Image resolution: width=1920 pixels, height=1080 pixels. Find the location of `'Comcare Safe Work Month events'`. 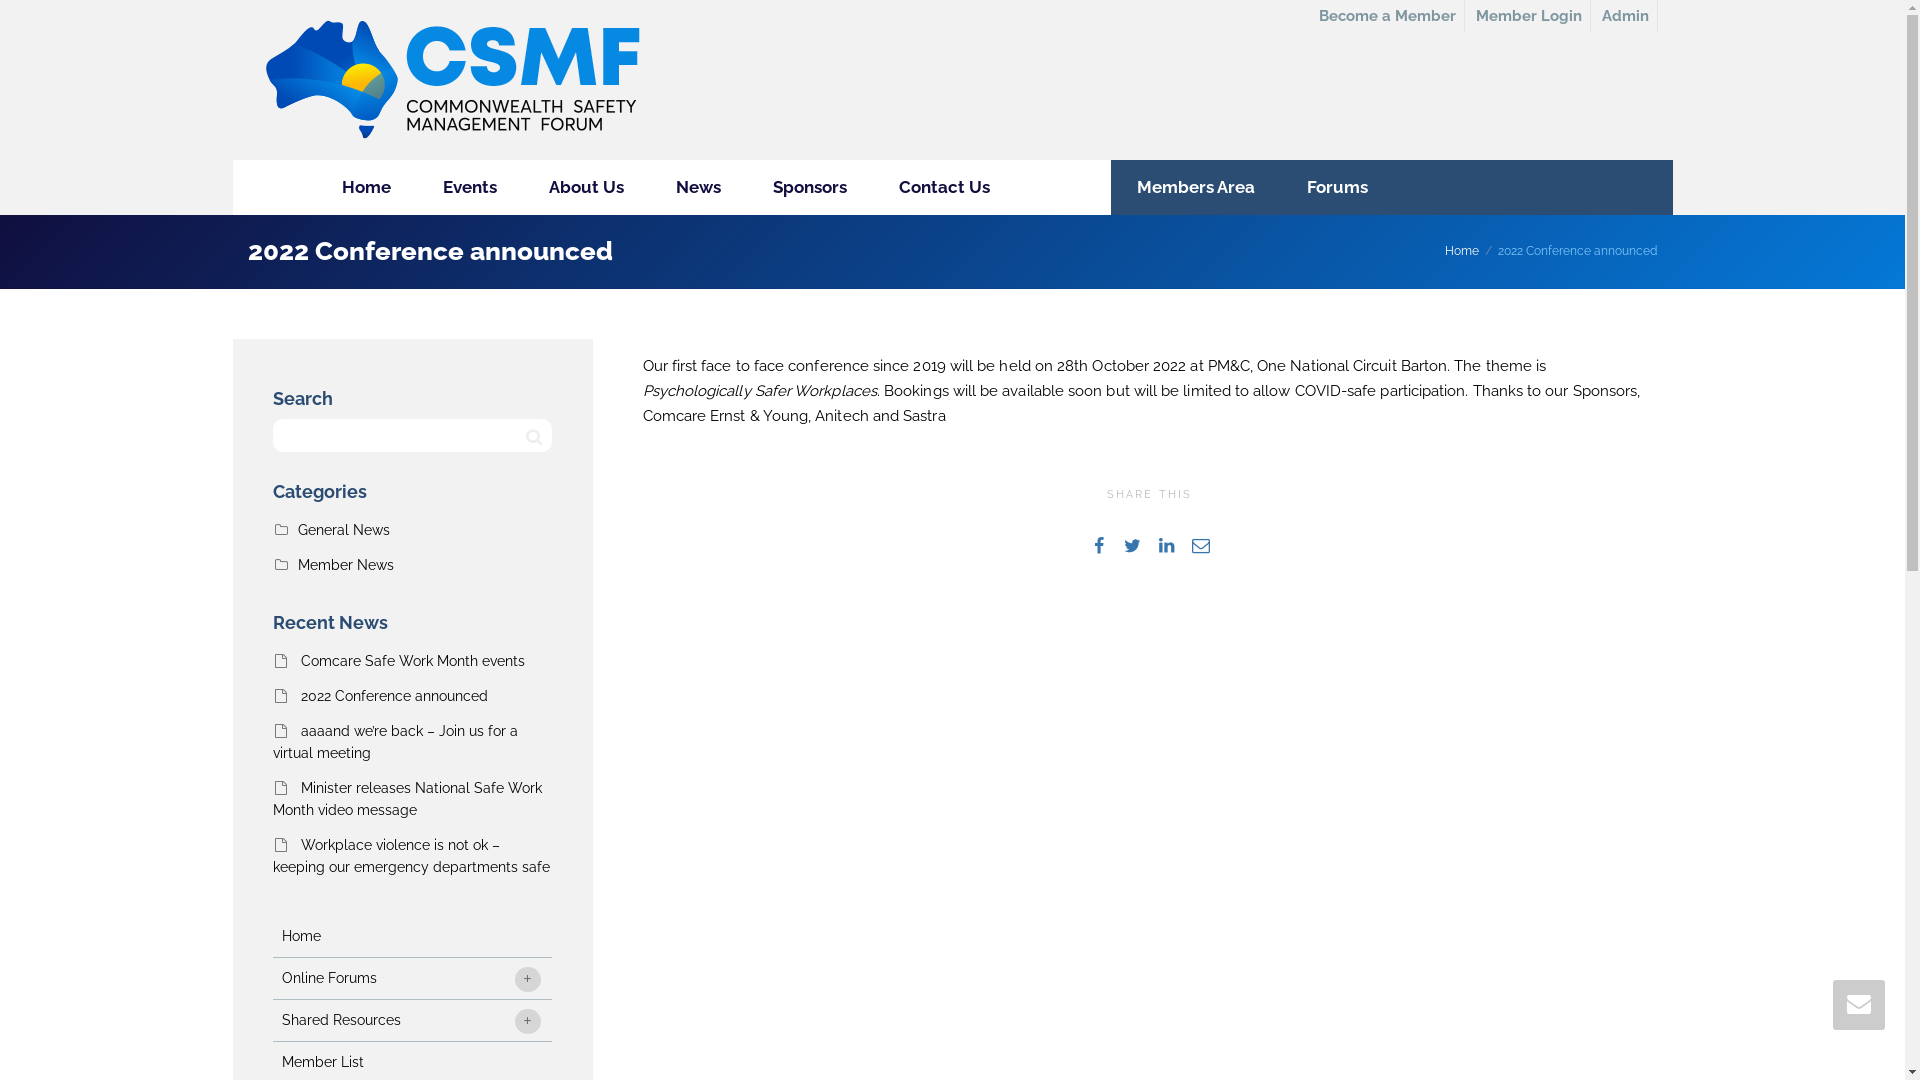

'Comcare Safe Work Month events' is located at coordinates (411, 660).